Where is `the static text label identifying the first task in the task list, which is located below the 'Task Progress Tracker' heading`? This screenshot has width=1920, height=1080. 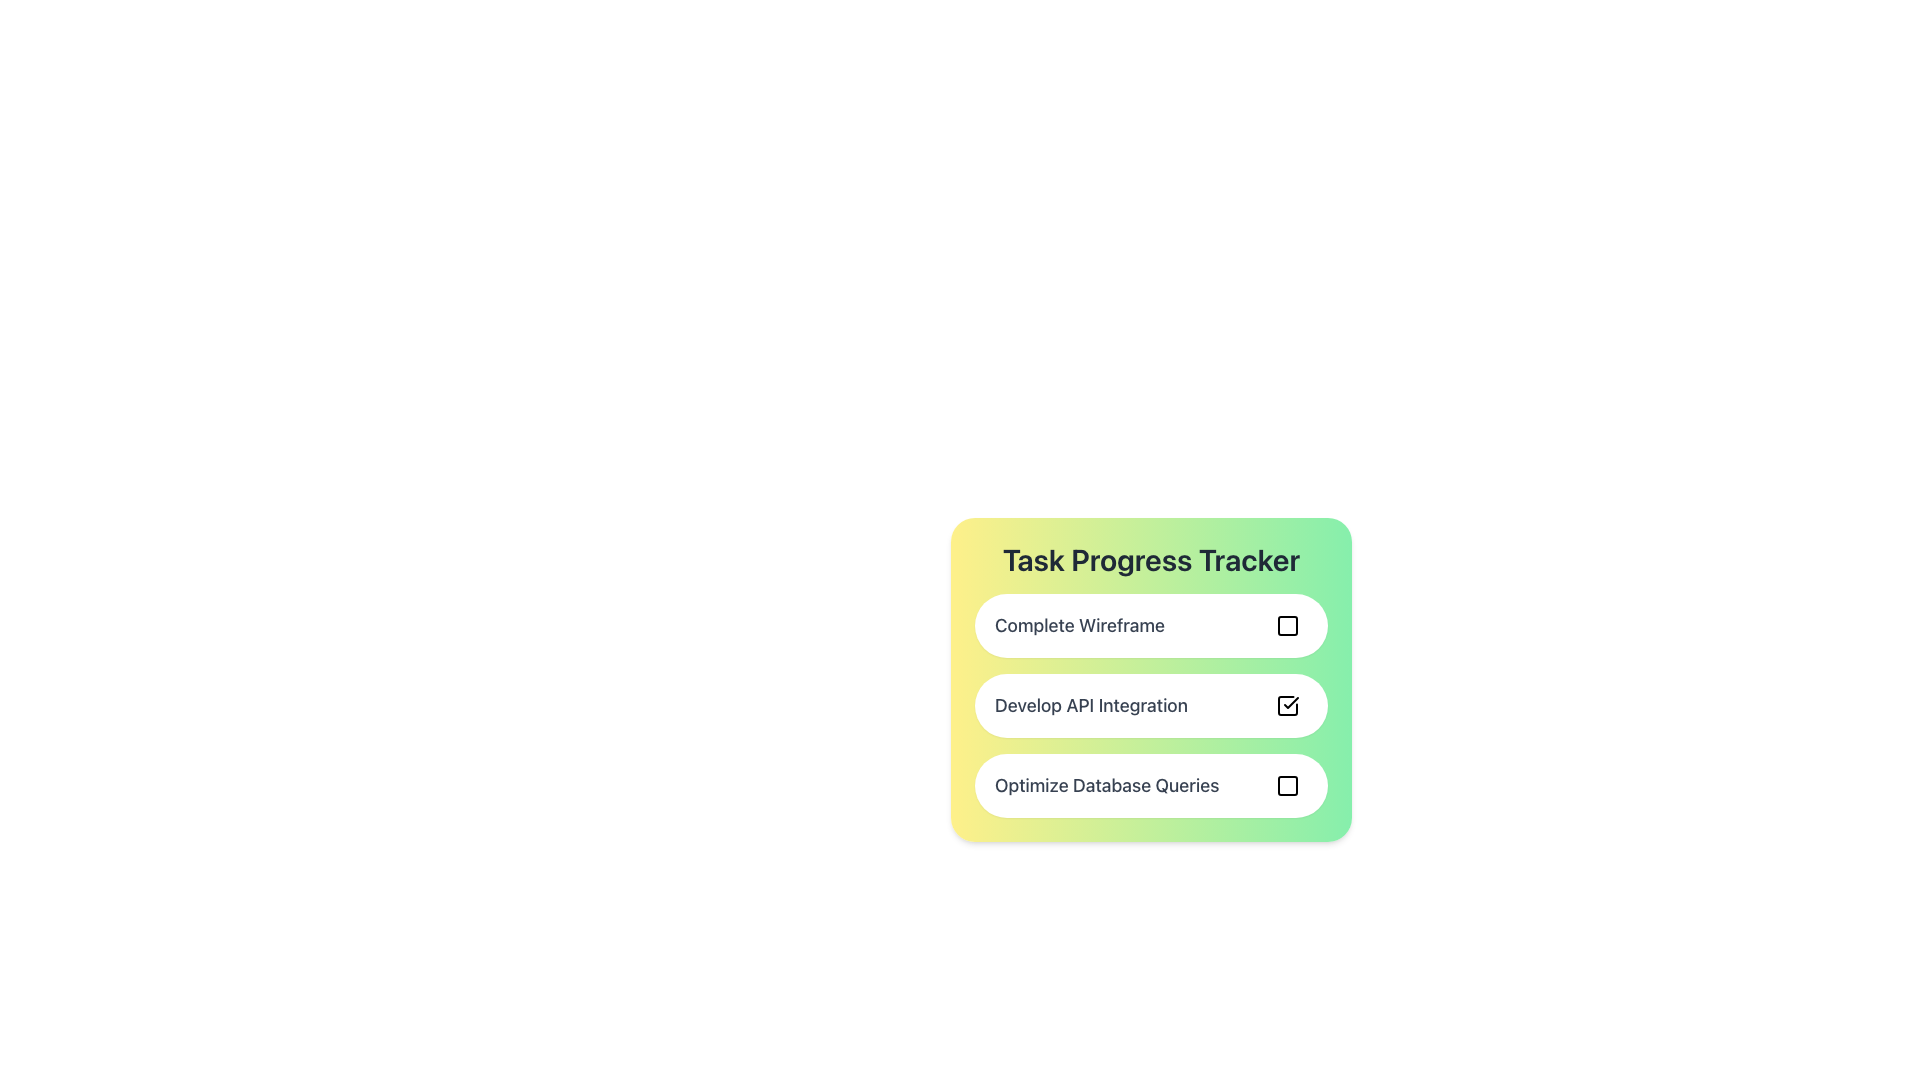 the static text label identifying the first task in the task list, which is located below the 'Task Progress Tracker' heading is located at coordinates (1079, 624).